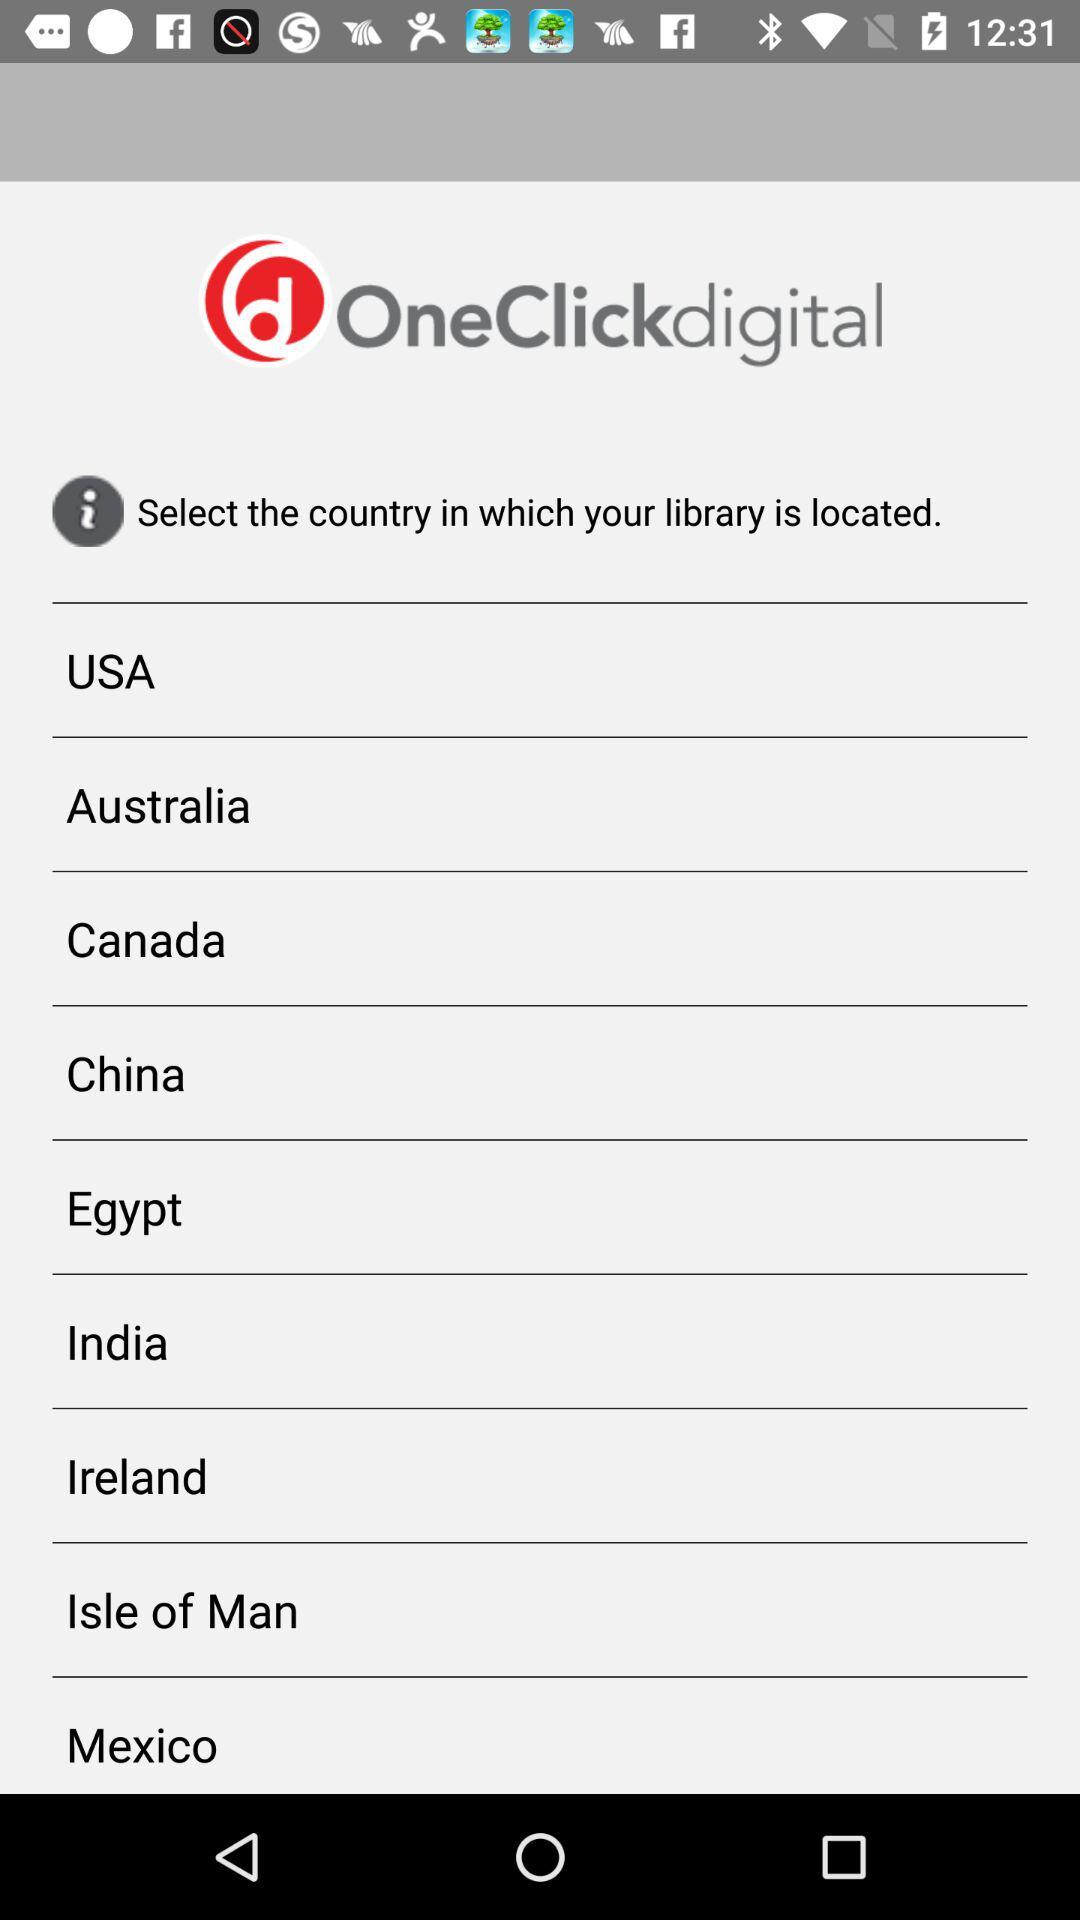 The height and width of the screenshot is (1920, 1080). What do you see at coordinates (540, 1206) in the screenshot?
I see `the item above the india item` at bounding box center [540, 1206].